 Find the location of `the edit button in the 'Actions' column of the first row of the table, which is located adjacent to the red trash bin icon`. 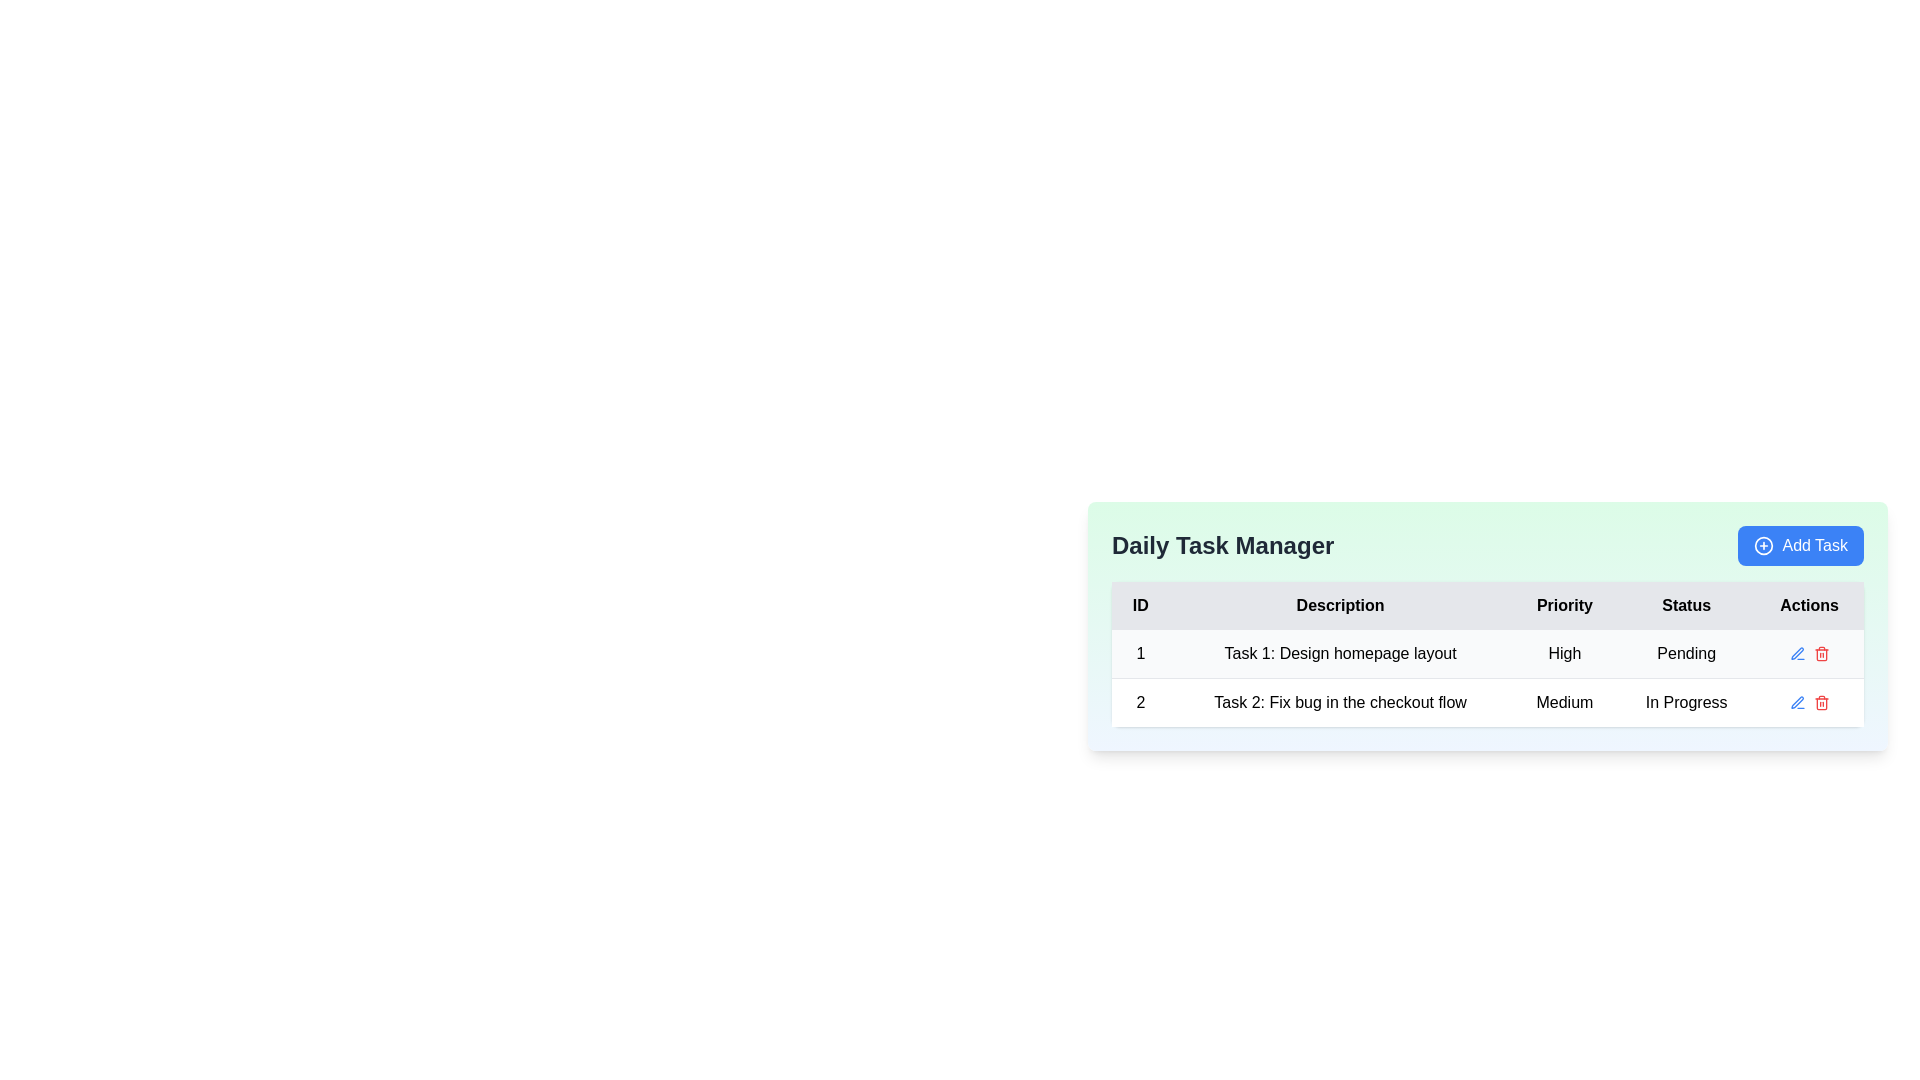

the edit button in the 'Actions' column of the first row of the table, which is located adjacent to the red trash bin icon is located at coordinates (1797, 701).